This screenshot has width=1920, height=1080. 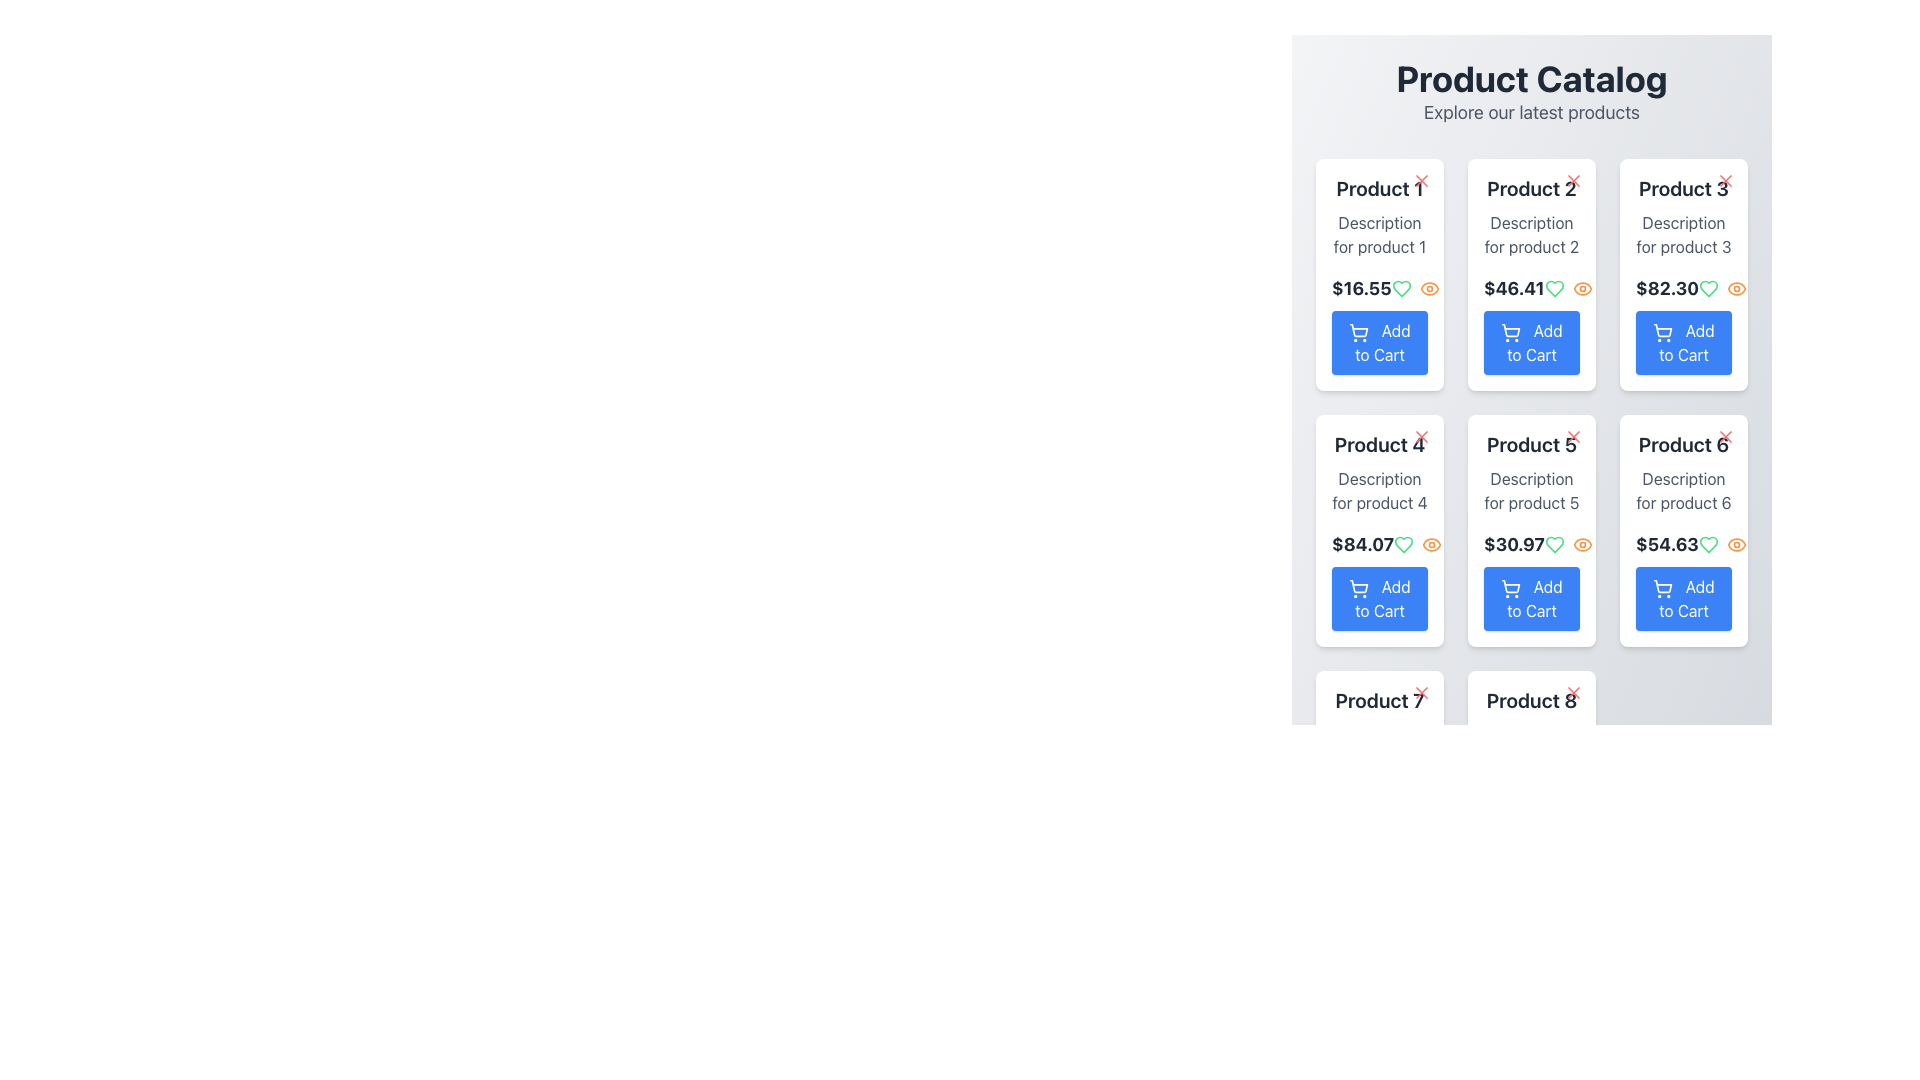 I want to click on price displayed on the bold, dark-colored text label showing '$16.55' at the top-left corner of the card for 'Product 1', so click(x=1360, y=289).